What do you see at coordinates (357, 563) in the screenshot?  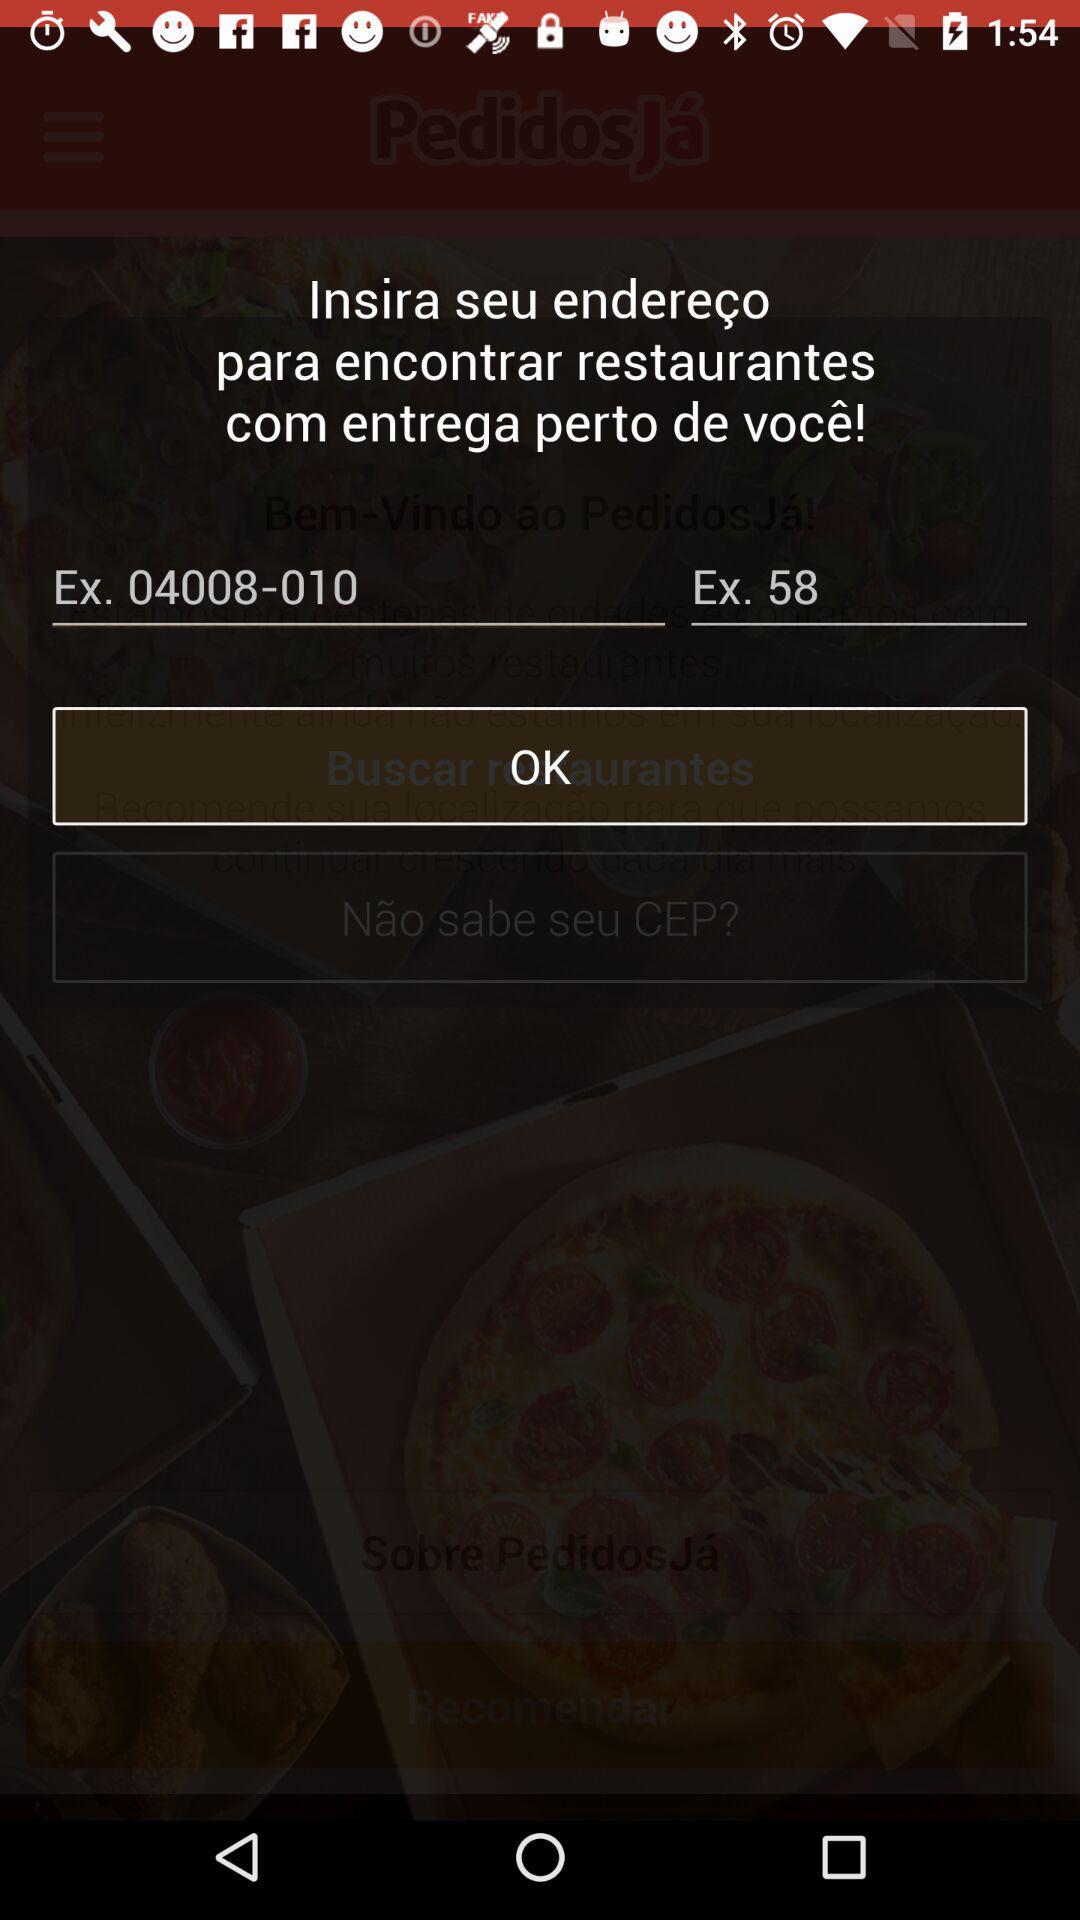 I see `this function is search feature` at bounding box center [357, 563].